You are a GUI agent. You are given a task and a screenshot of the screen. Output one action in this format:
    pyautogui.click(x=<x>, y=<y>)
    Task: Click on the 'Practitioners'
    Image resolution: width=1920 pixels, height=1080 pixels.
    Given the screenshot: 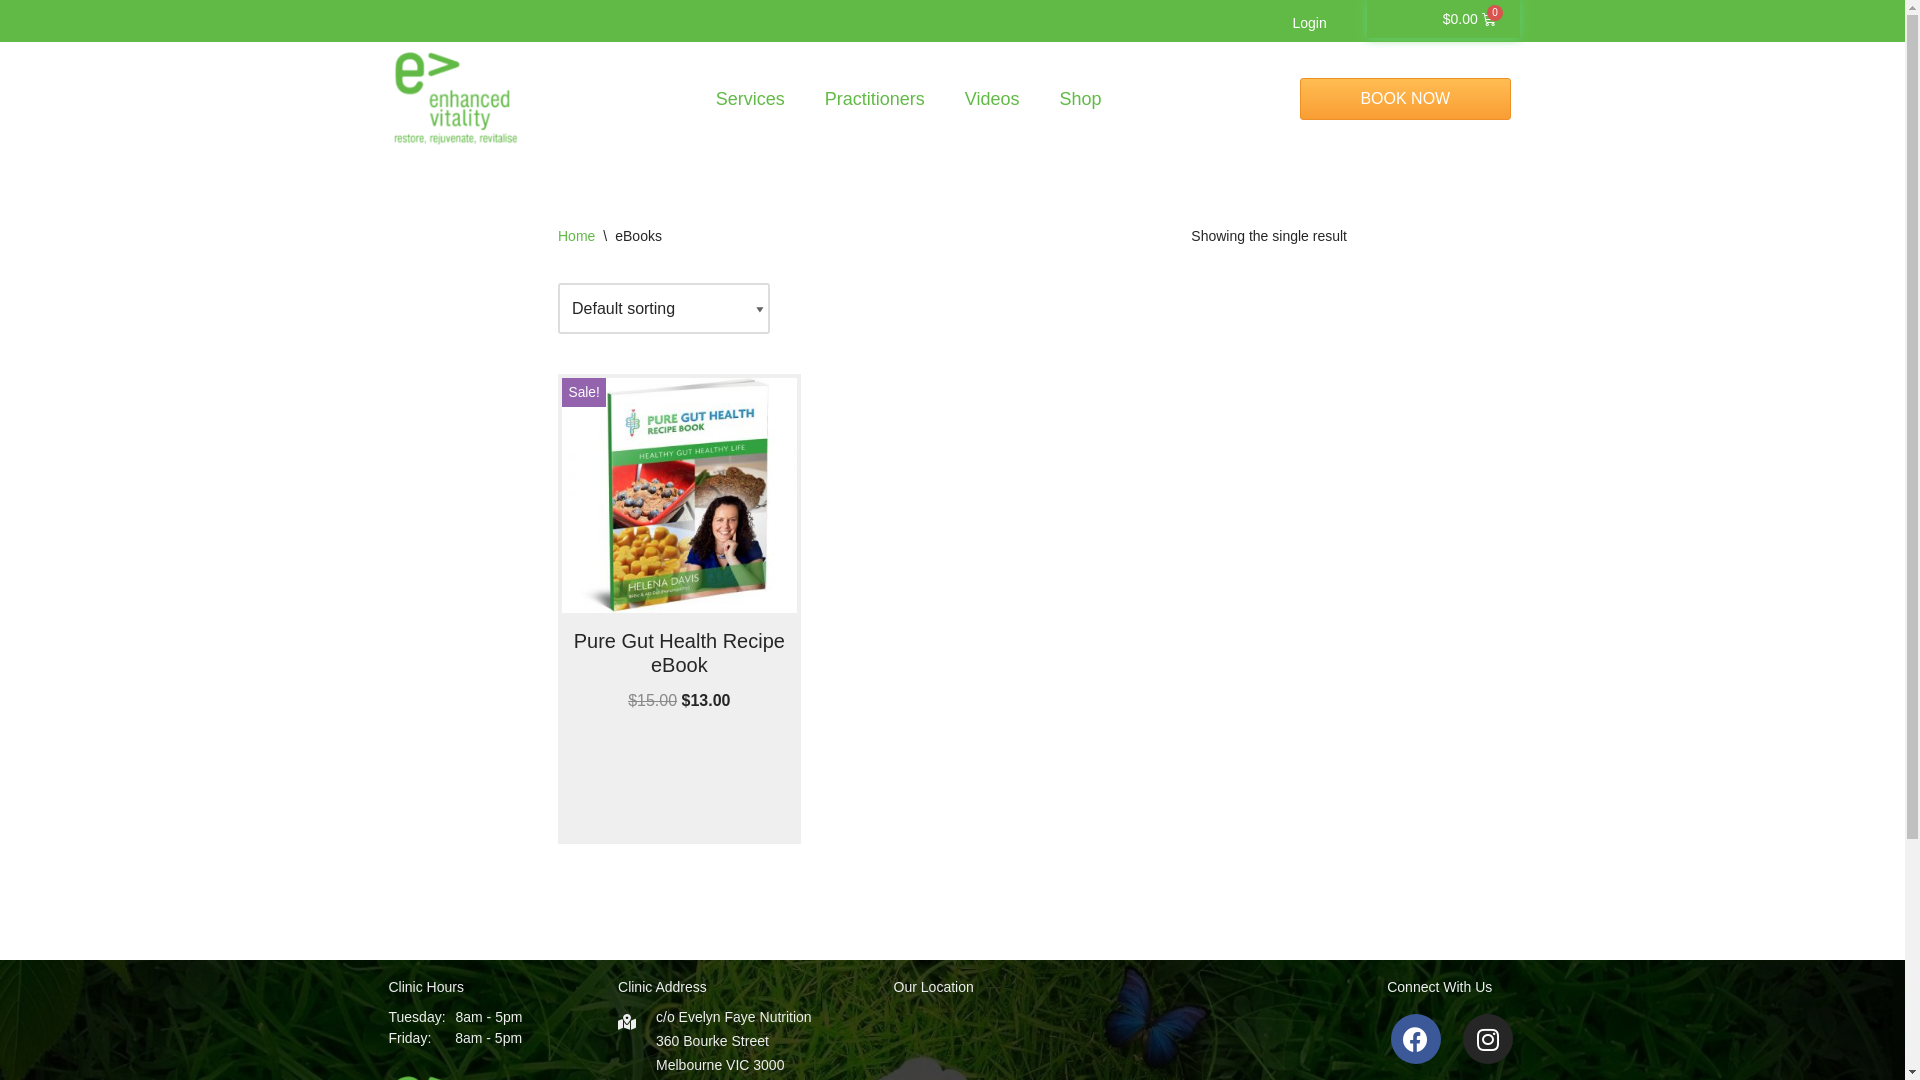 What is the action you would take?
    pyautogui.click(x=874, y=99)
    